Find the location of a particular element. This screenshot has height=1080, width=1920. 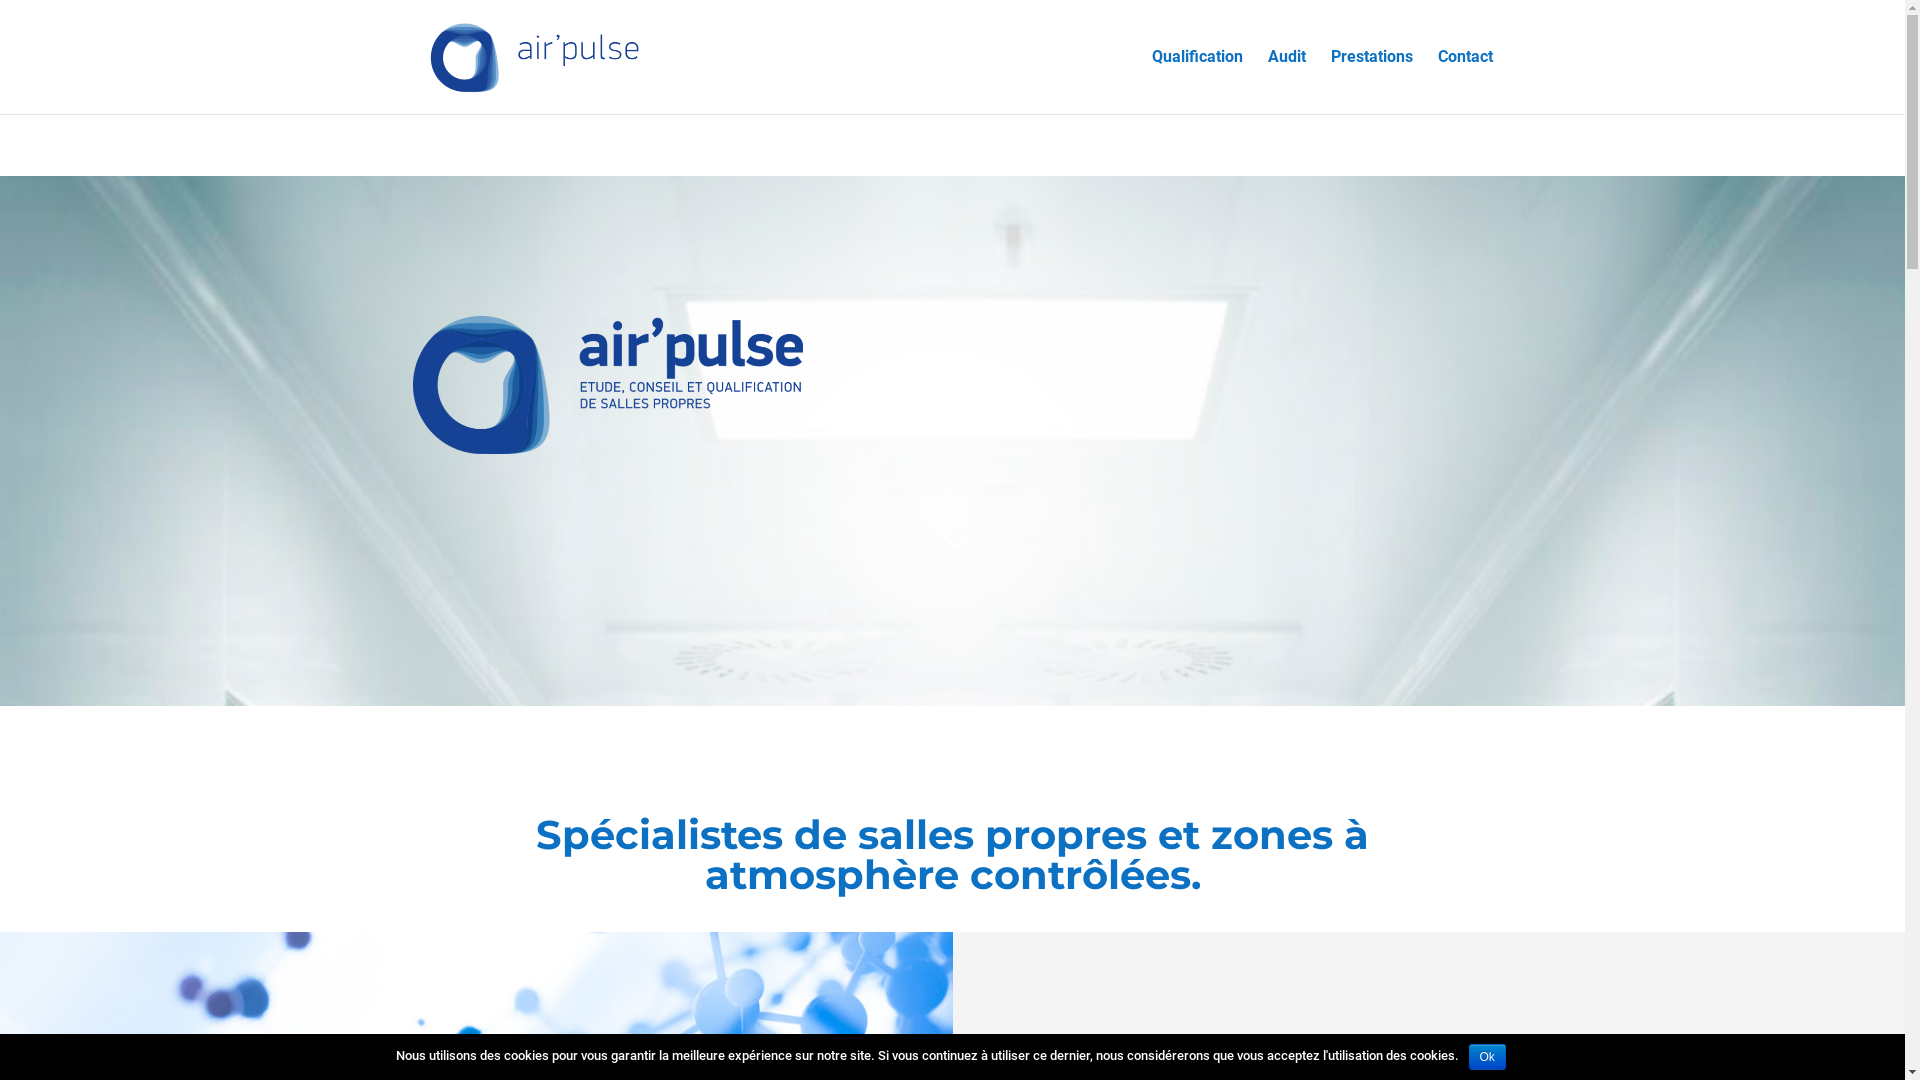

'Audit' is located at coordinates (1266, 80).